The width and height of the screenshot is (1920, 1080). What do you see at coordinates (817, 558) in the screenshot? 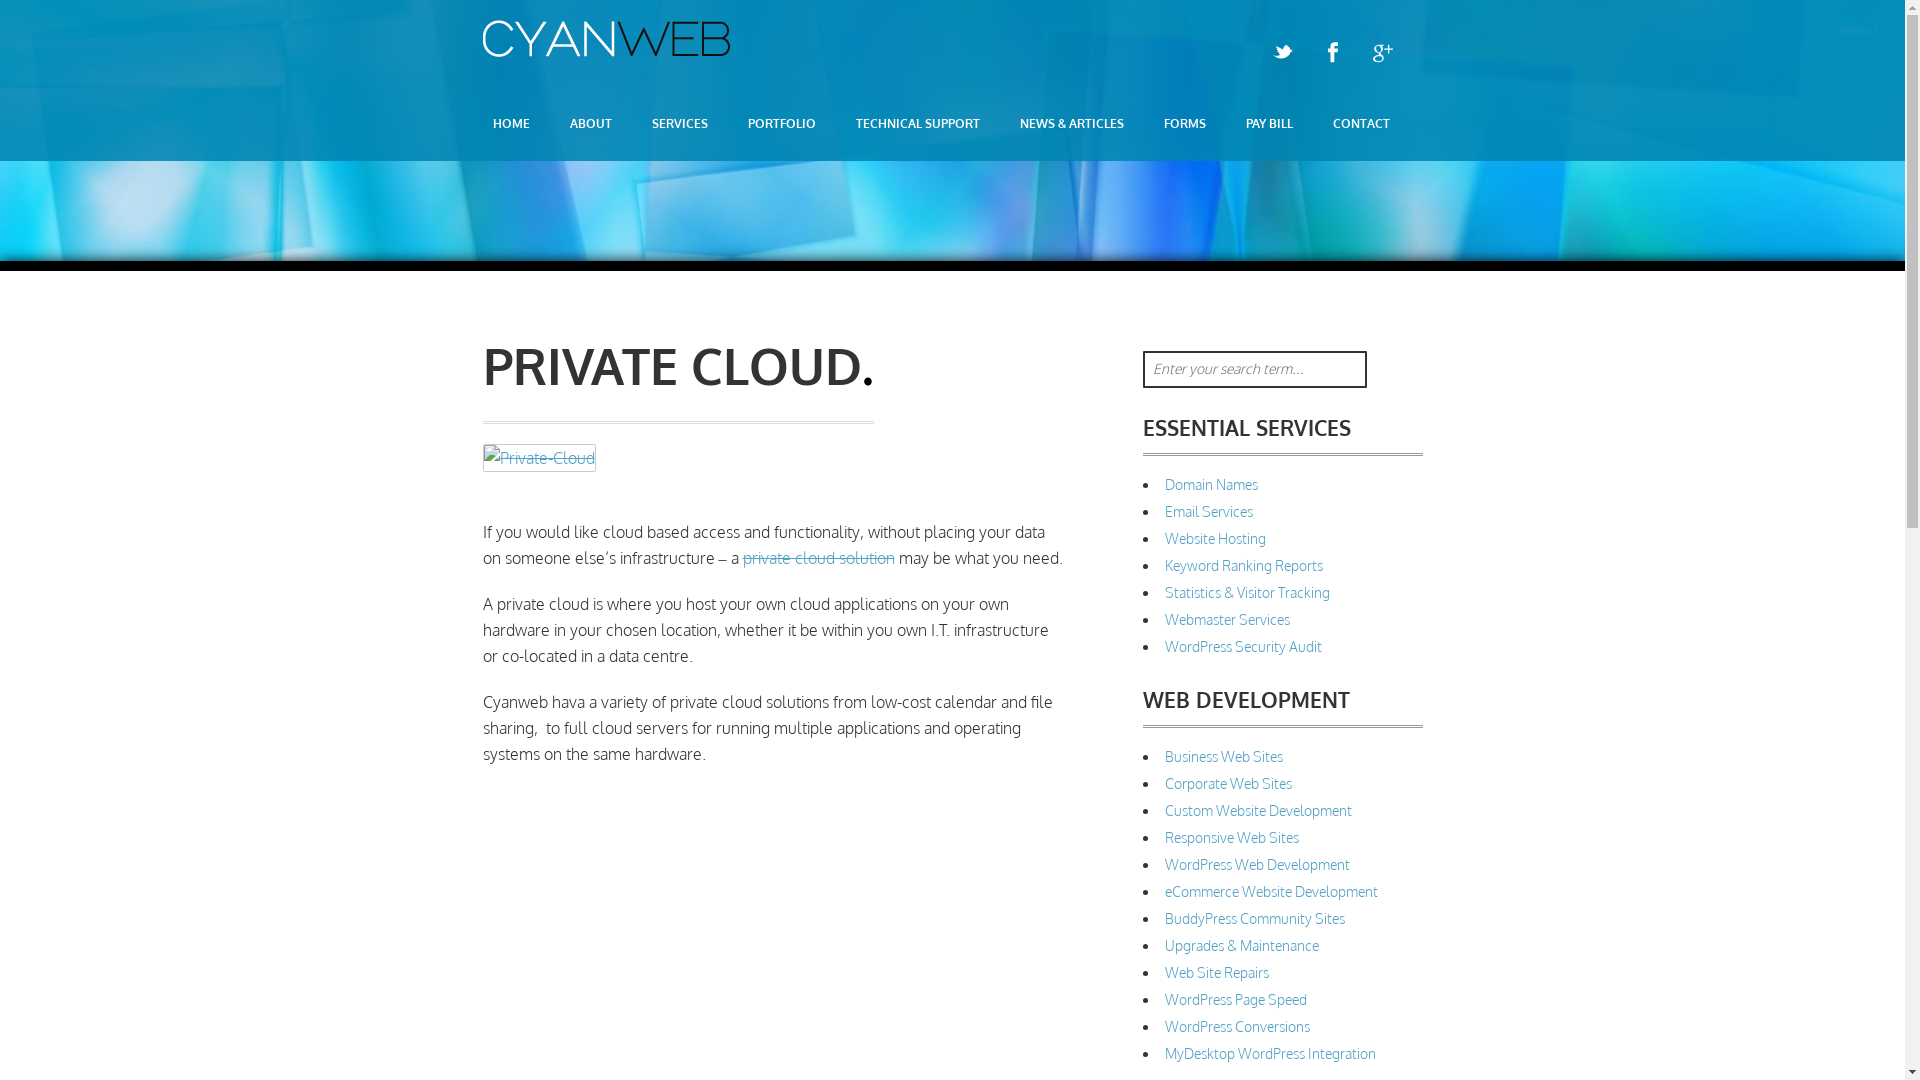
I see `'private cloud solution'` at bounding box center [817, 558].